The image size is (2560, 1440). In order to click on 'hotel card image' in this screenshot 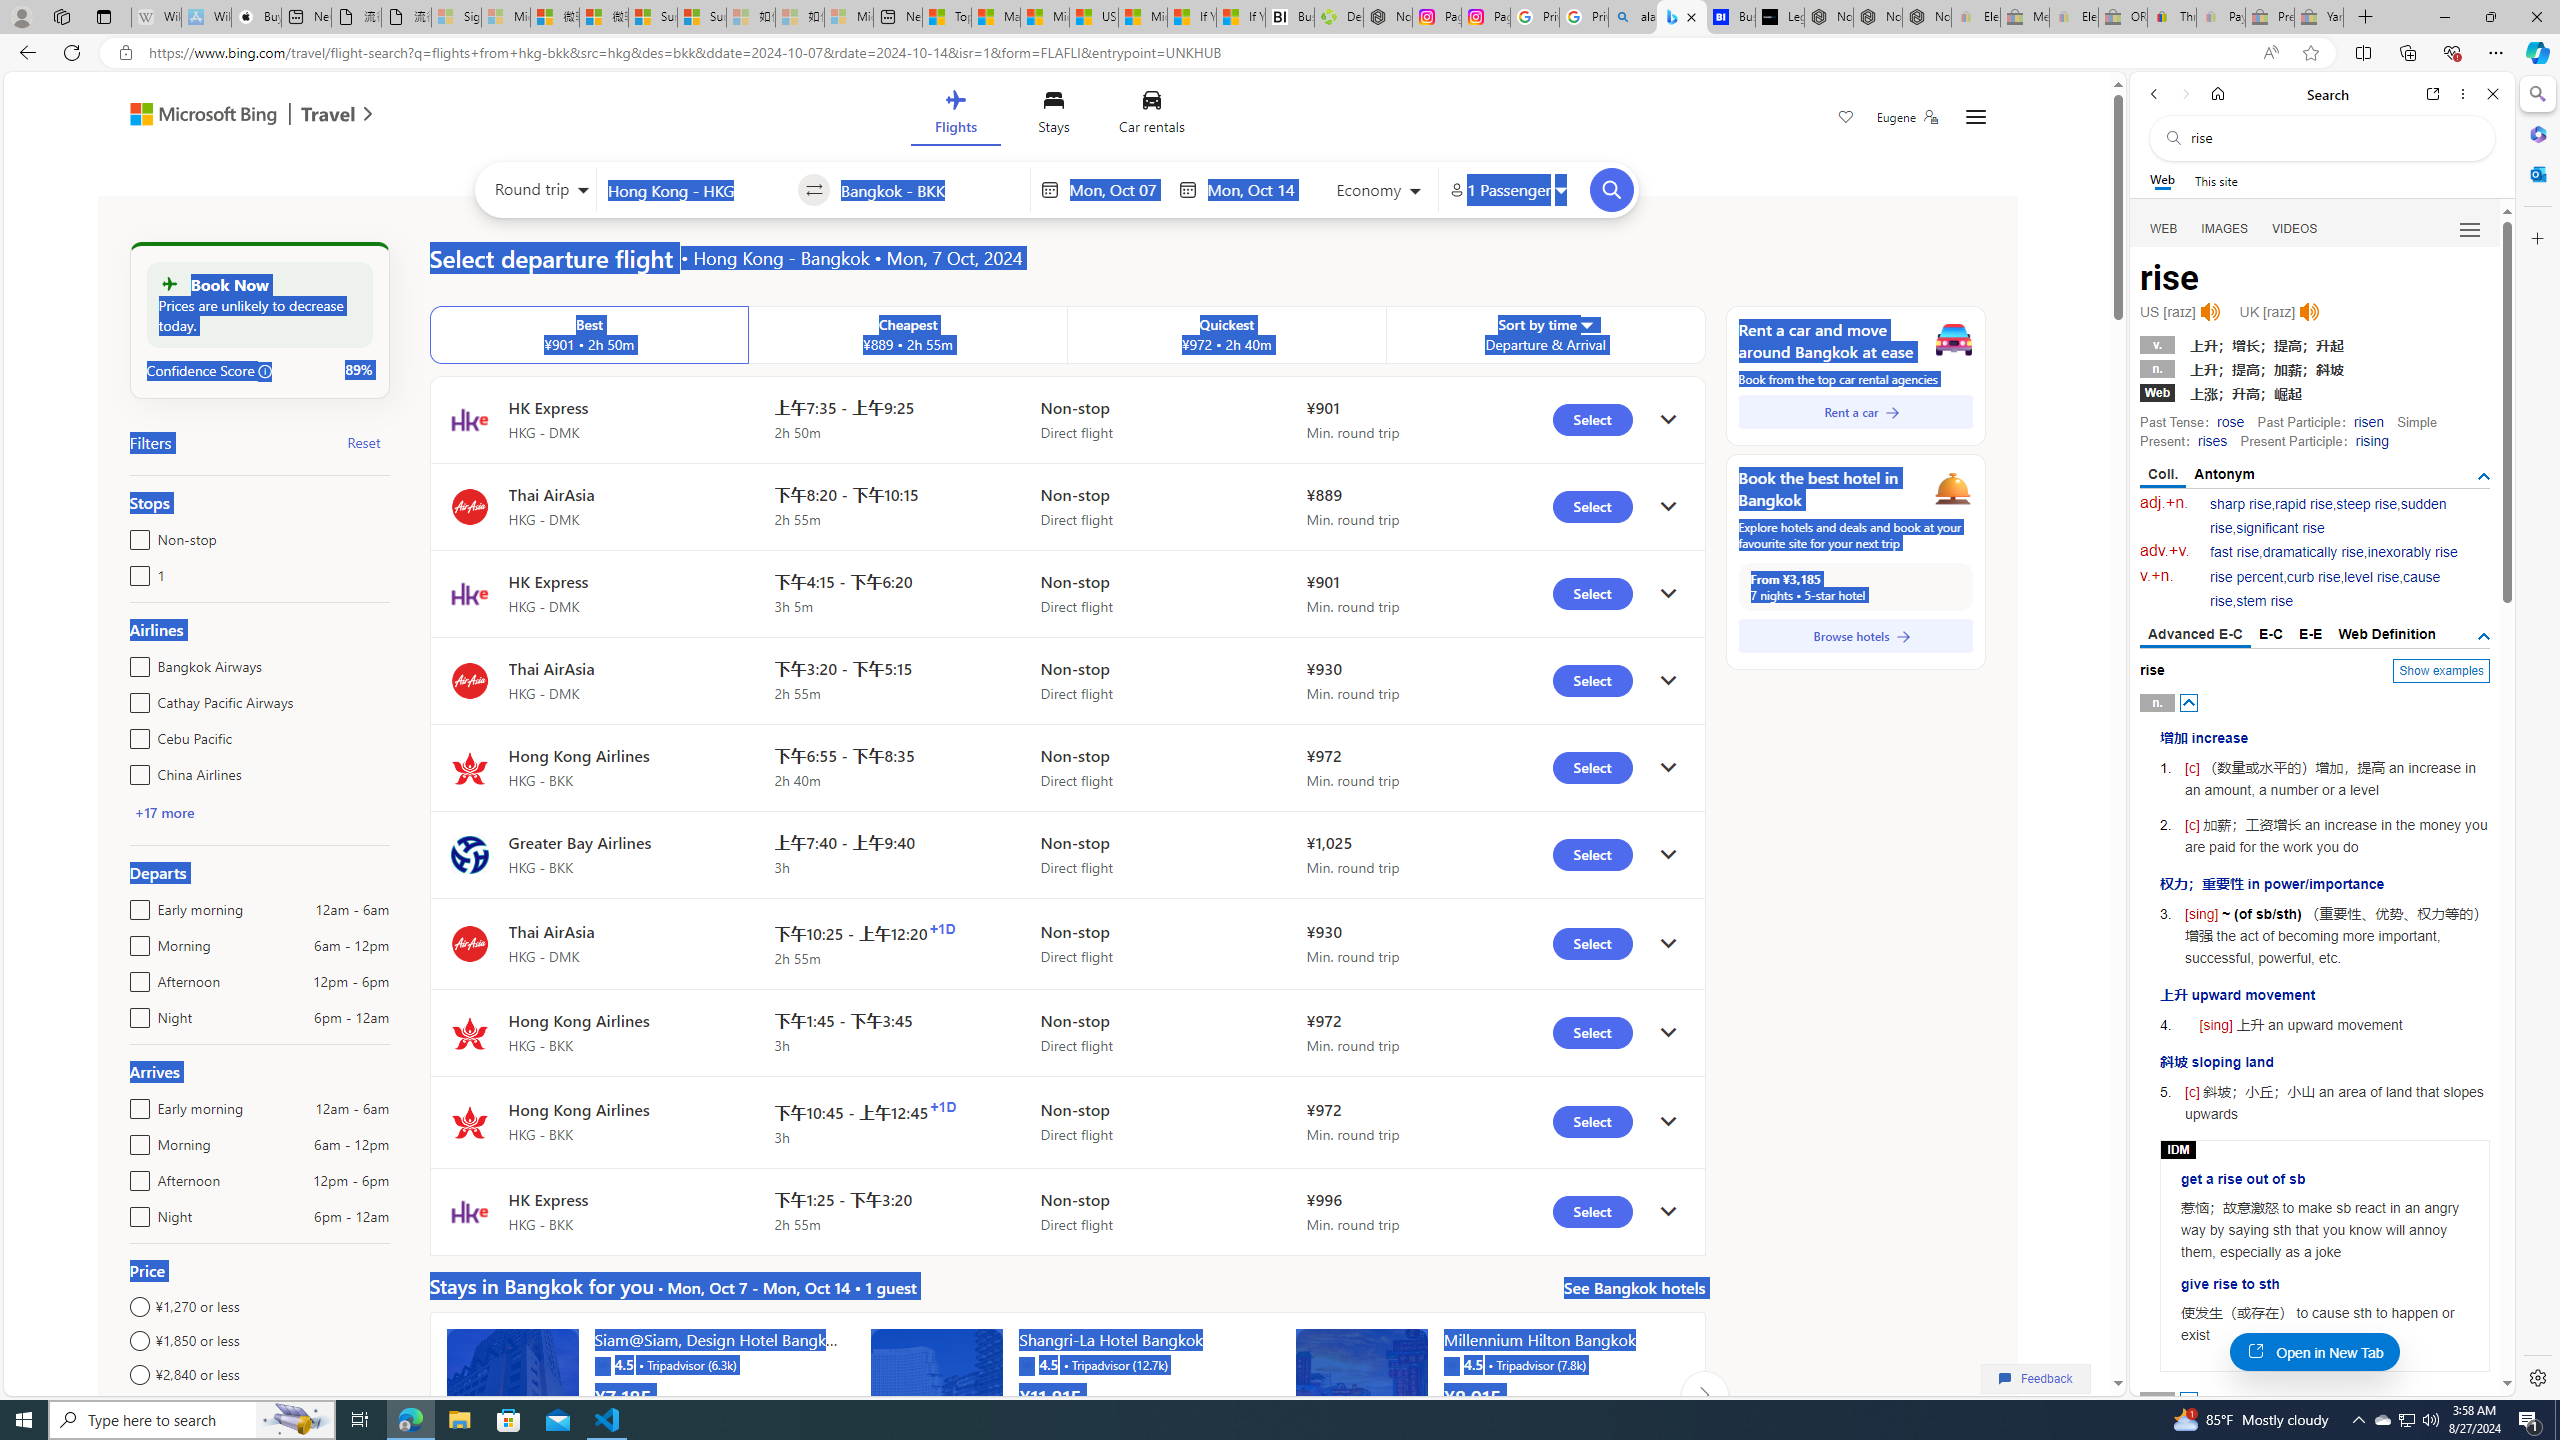, I will do `click(1361, 1394)`.